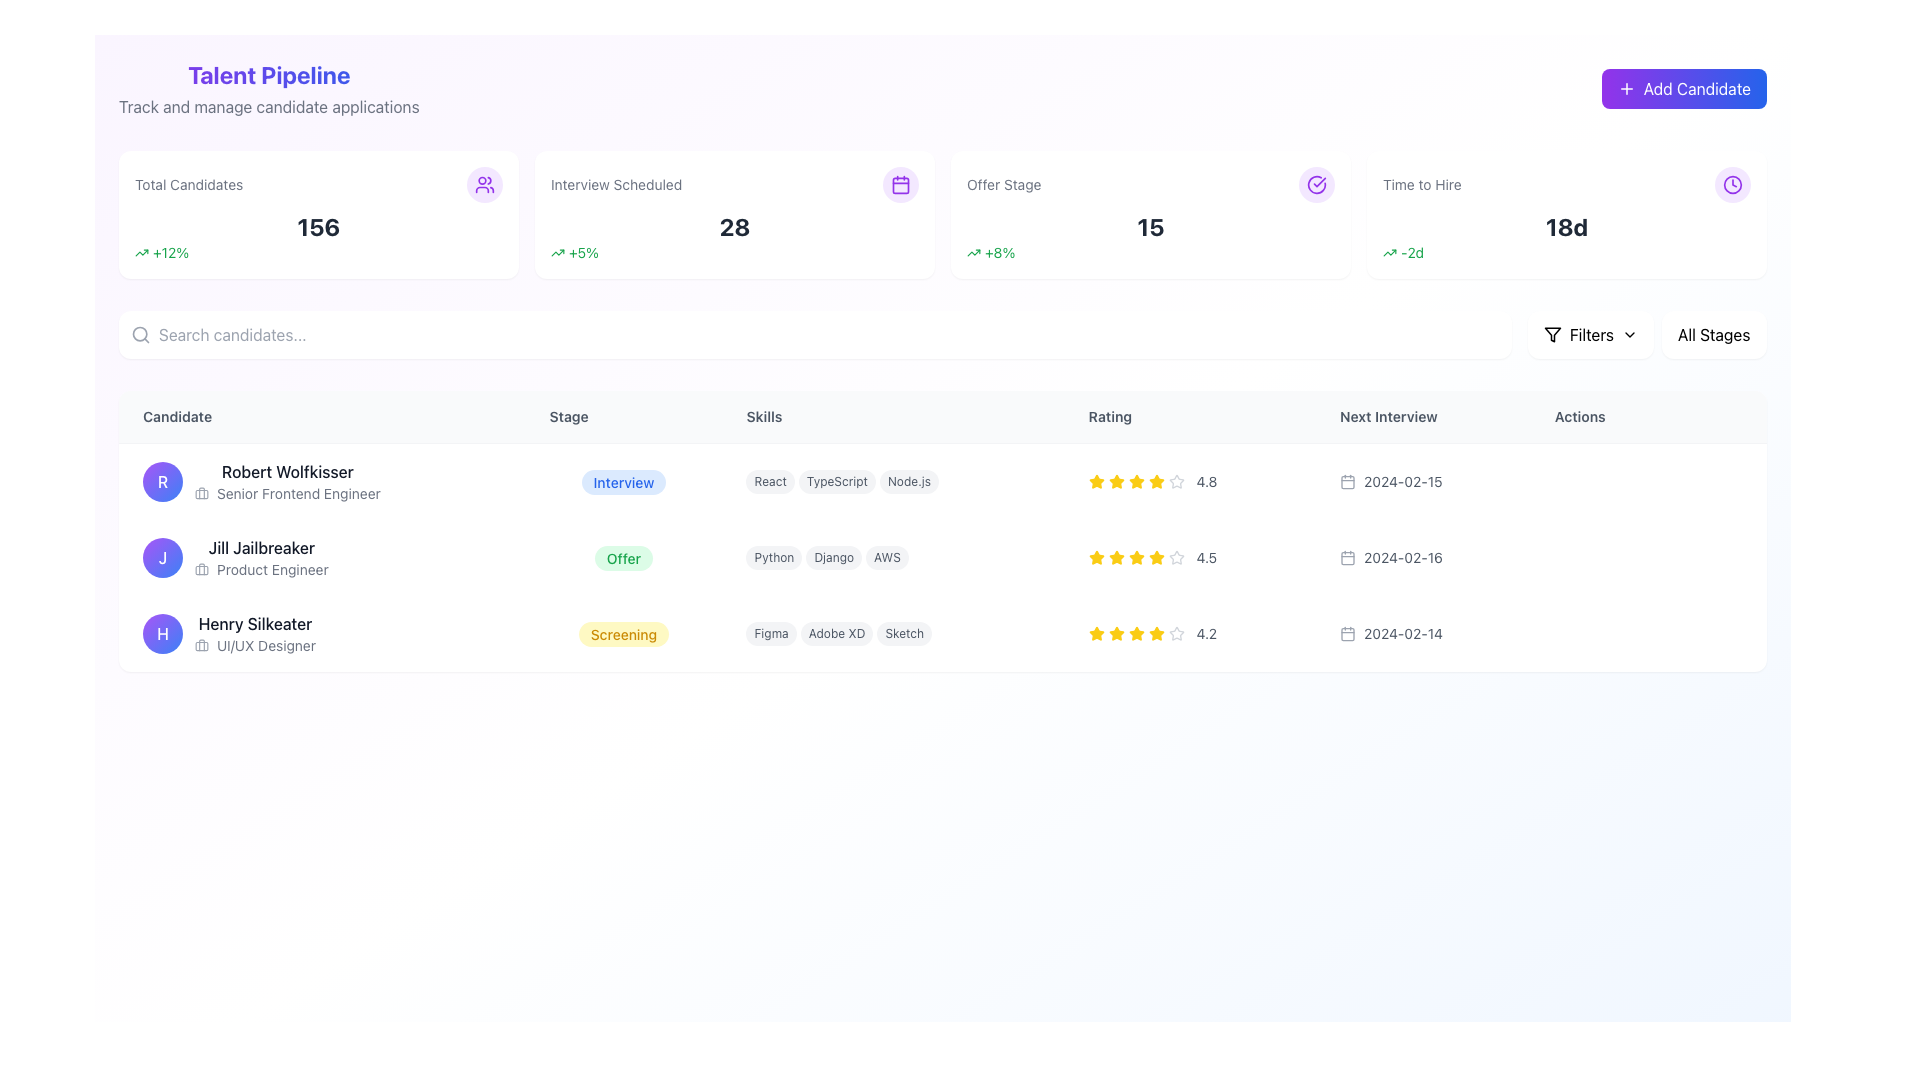 This screenshot has height=1080, width=1920. What do you see at coordinates (1590, 334) in the screenshot?
I see `'Filters' label text displayed in black on a white background, located near the top-right of the interface, positioned between the filter icon and a dropdown chevron` at bounding box center [1590, 334].